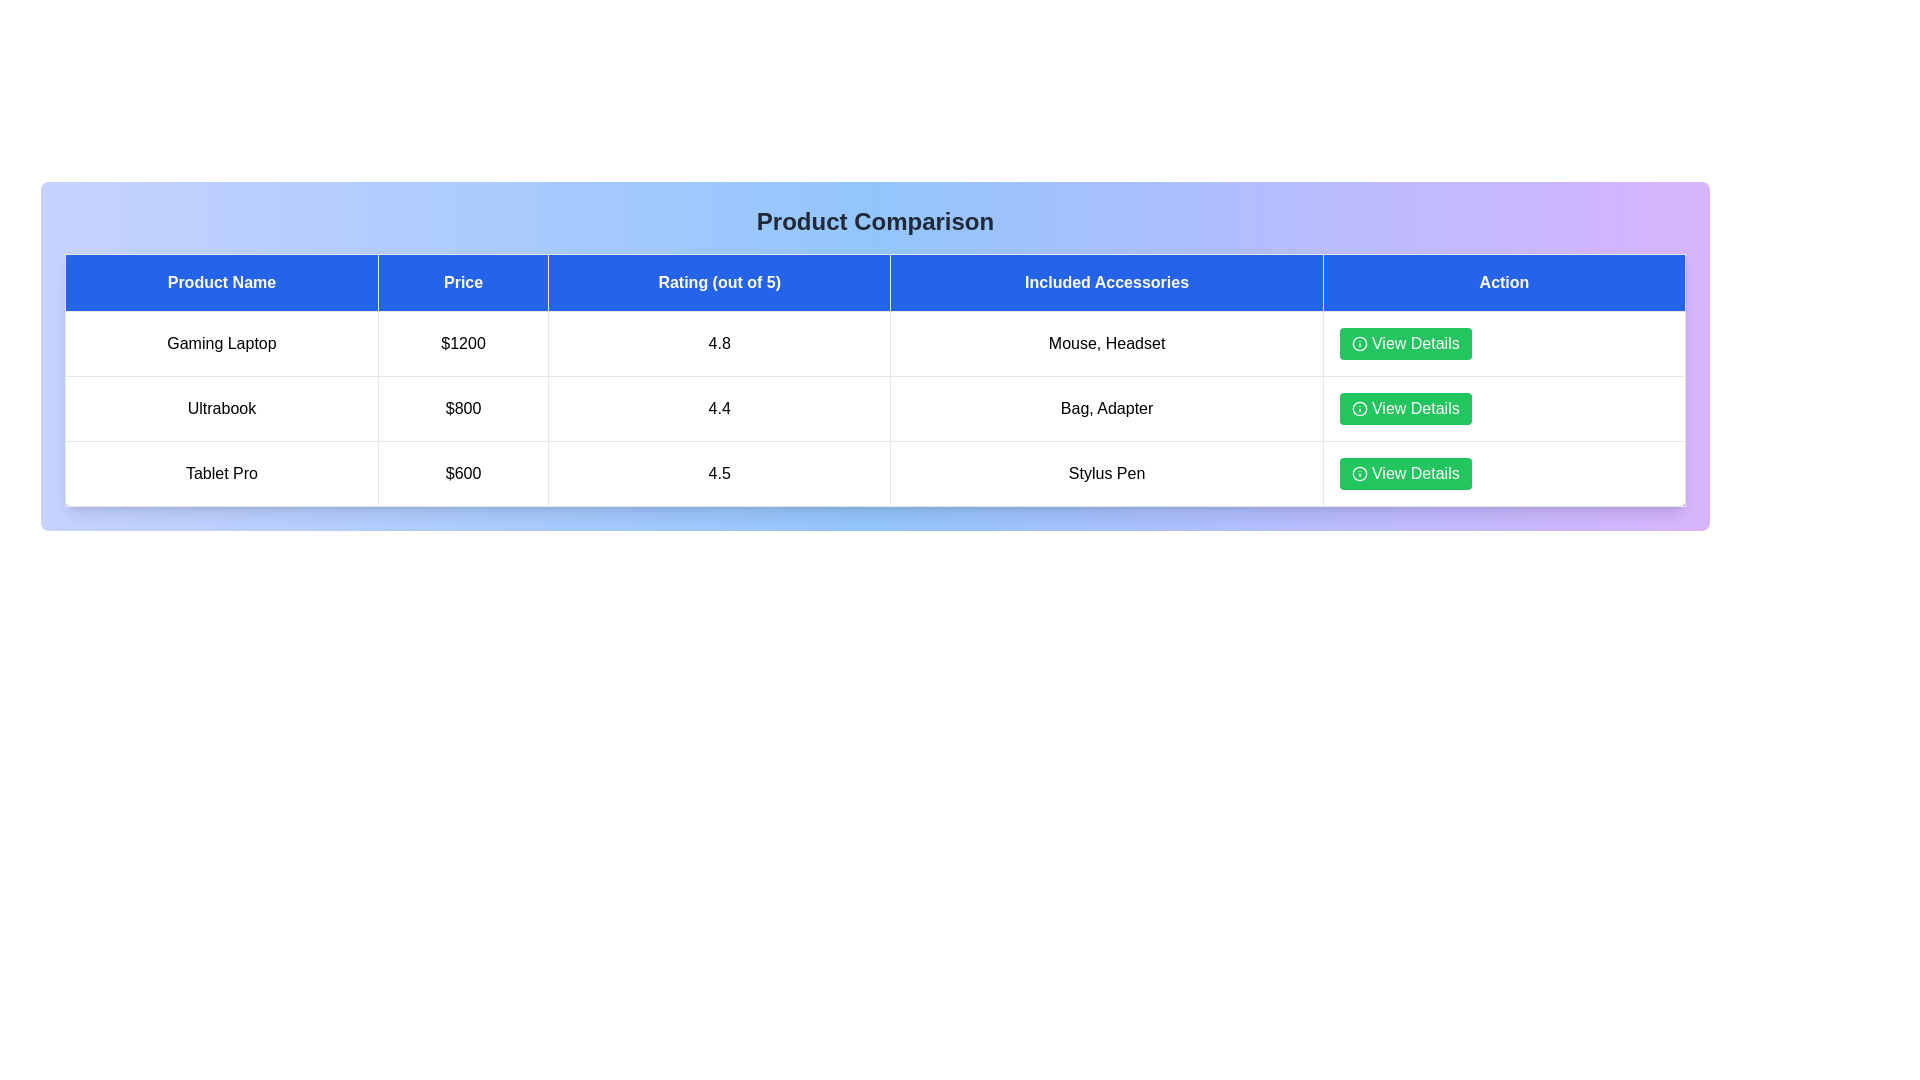 This screenshot has height=1080, width=1920. What do you see at coordinates (1404, 407) in the screenshot?
I see `'View Details' button for the product Ultrabook` at bounding box center [1404, 407].